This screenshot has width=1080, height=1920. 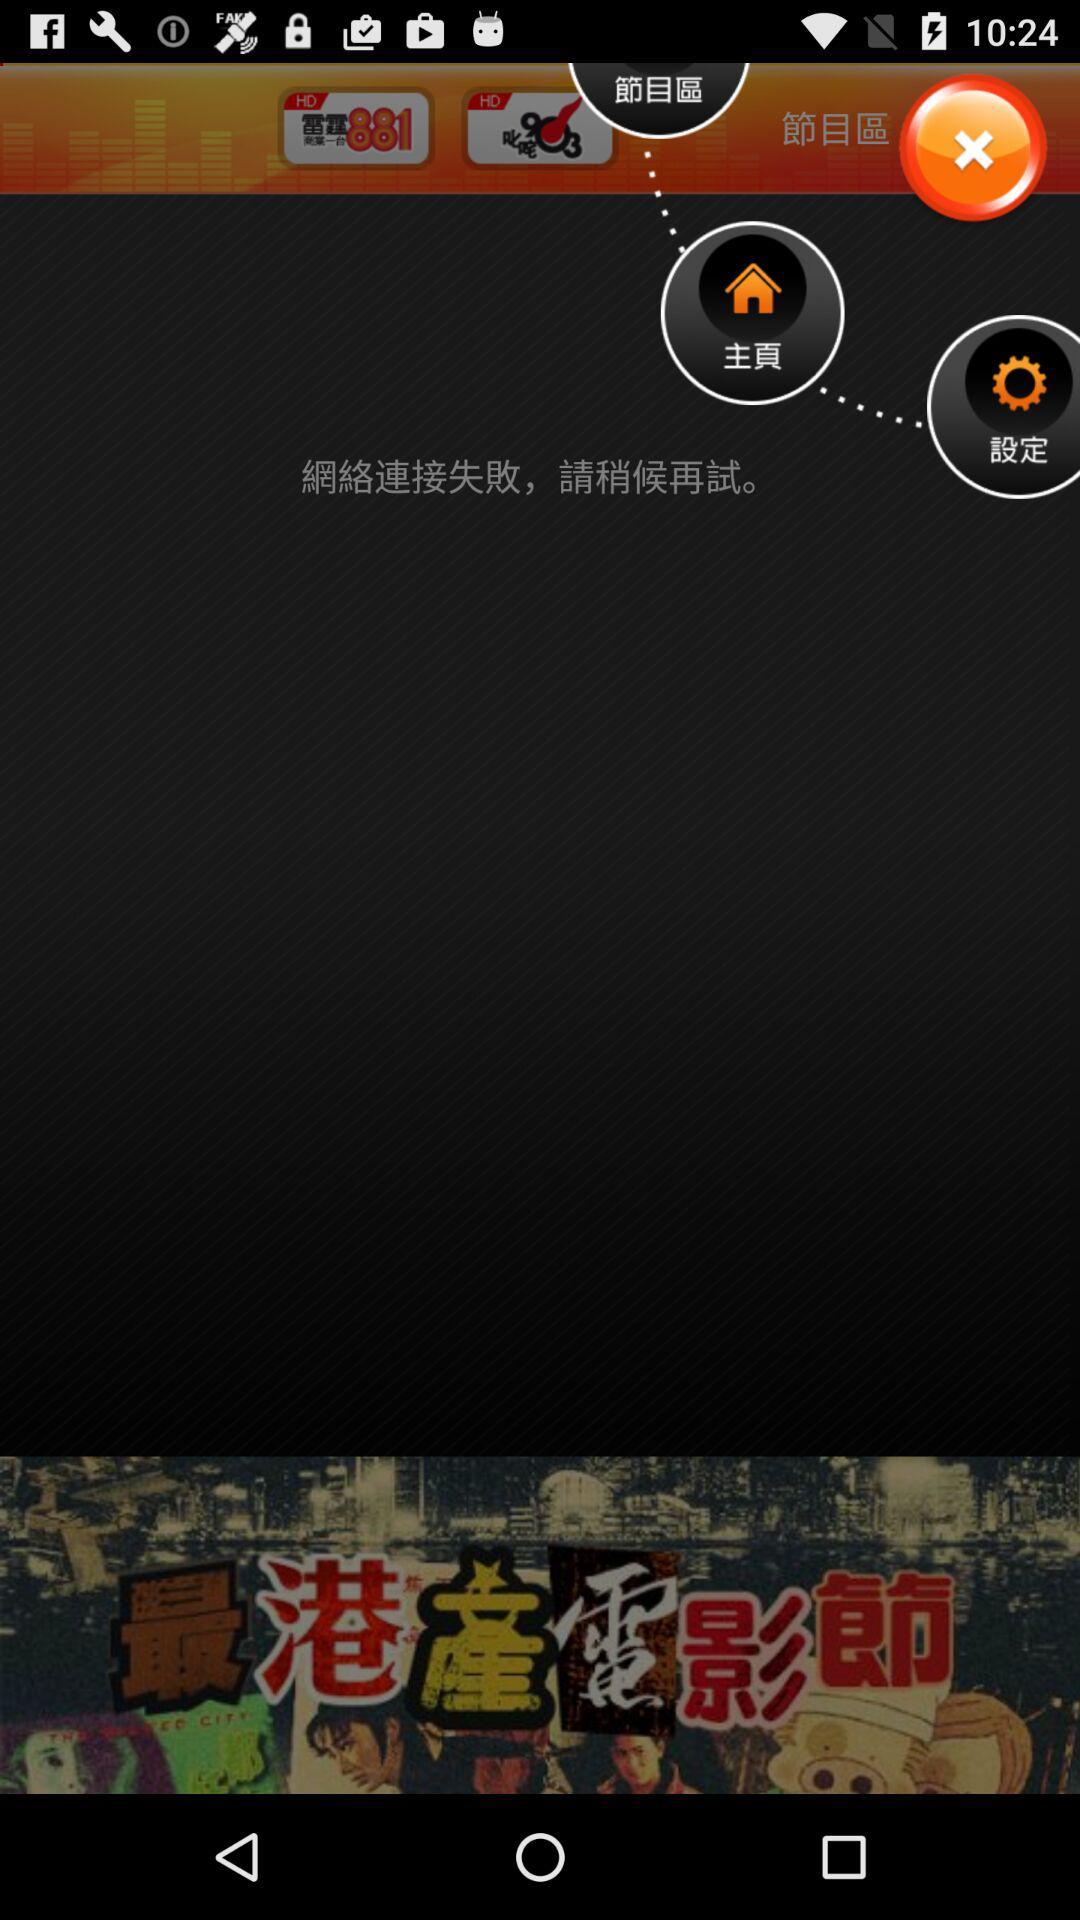 What do you see at coordinates (971, 148) in the screenshot?
I see `the page` at bounding box center [971, 148].